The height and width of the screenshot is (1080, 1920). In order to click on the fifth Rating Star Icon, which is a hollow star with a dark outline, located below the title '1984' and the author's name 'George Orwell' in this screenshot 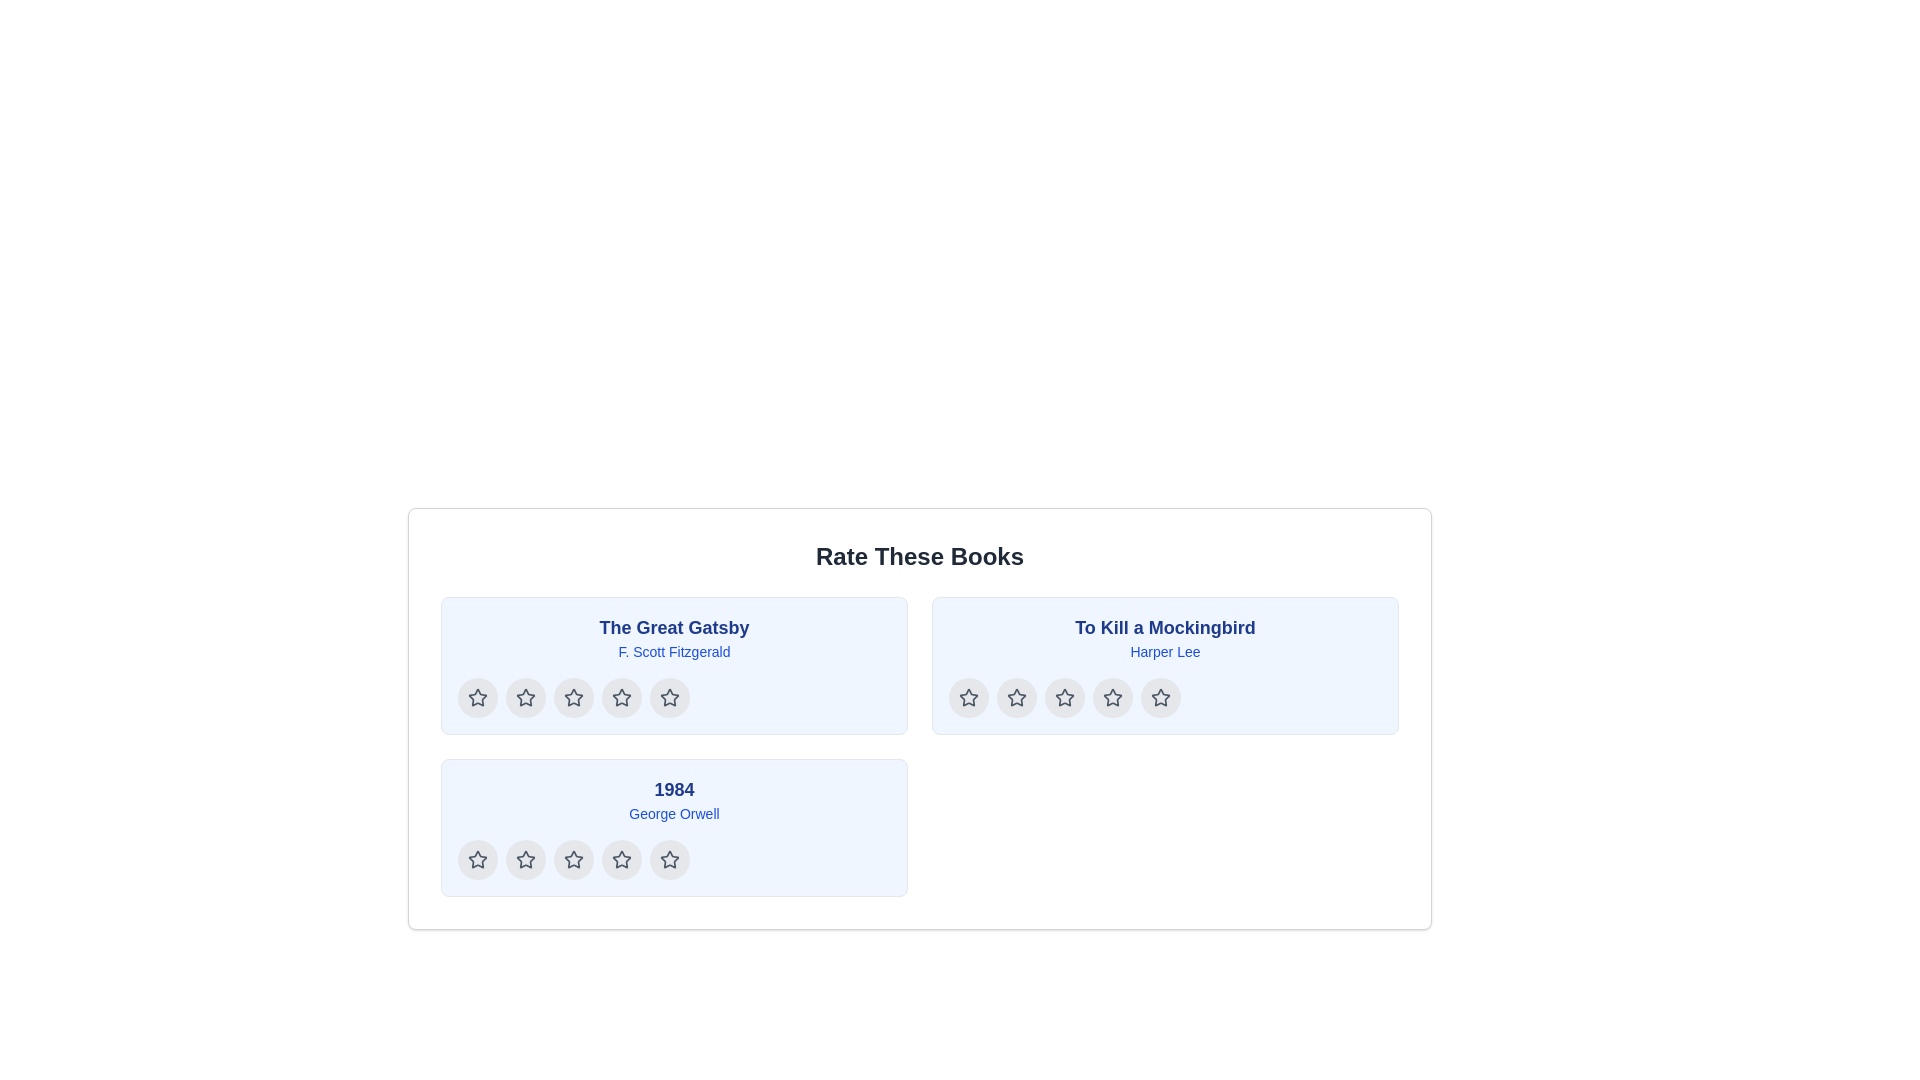, I will do `click(573, 858)`.